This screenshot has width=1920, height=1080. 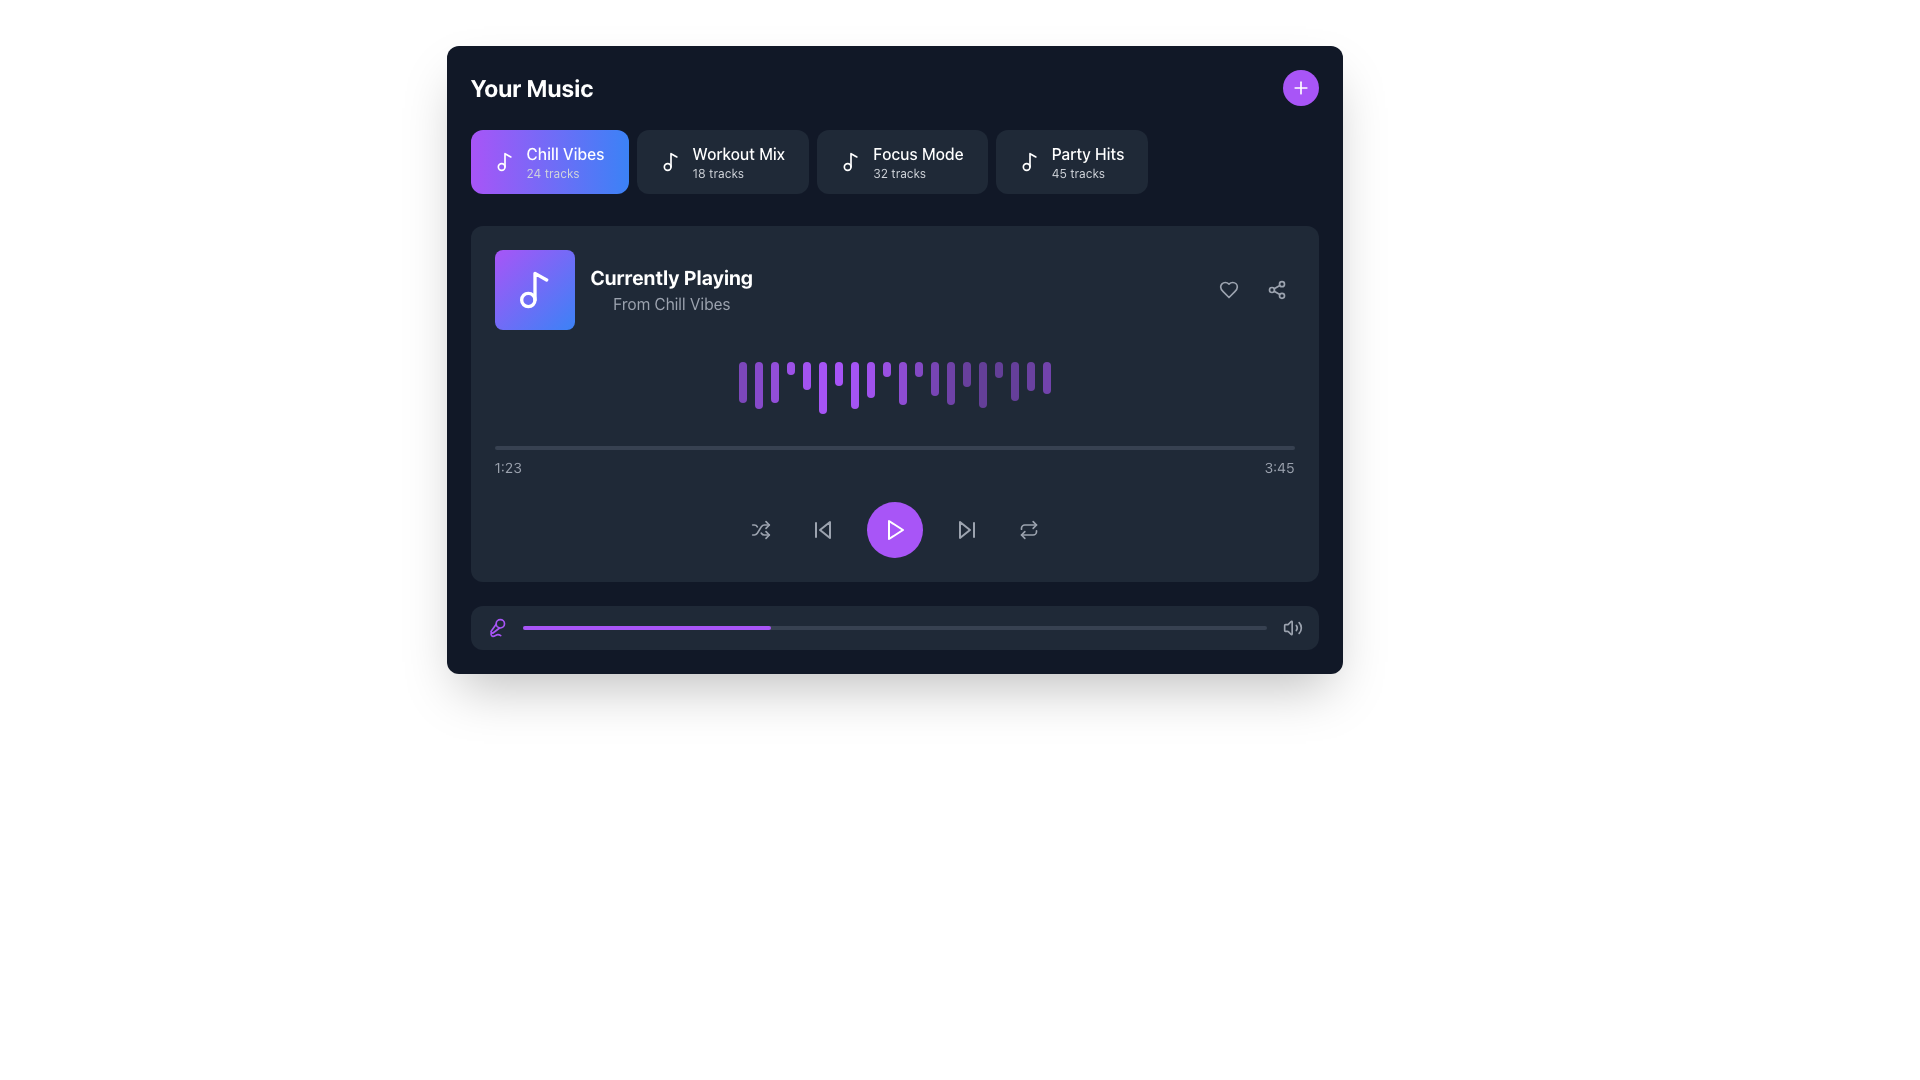 I want to click on the third vertical audio level indicator bar located centrally below the 'Currently Playing' section in the audio playback UI, so click(x=773, y=382).